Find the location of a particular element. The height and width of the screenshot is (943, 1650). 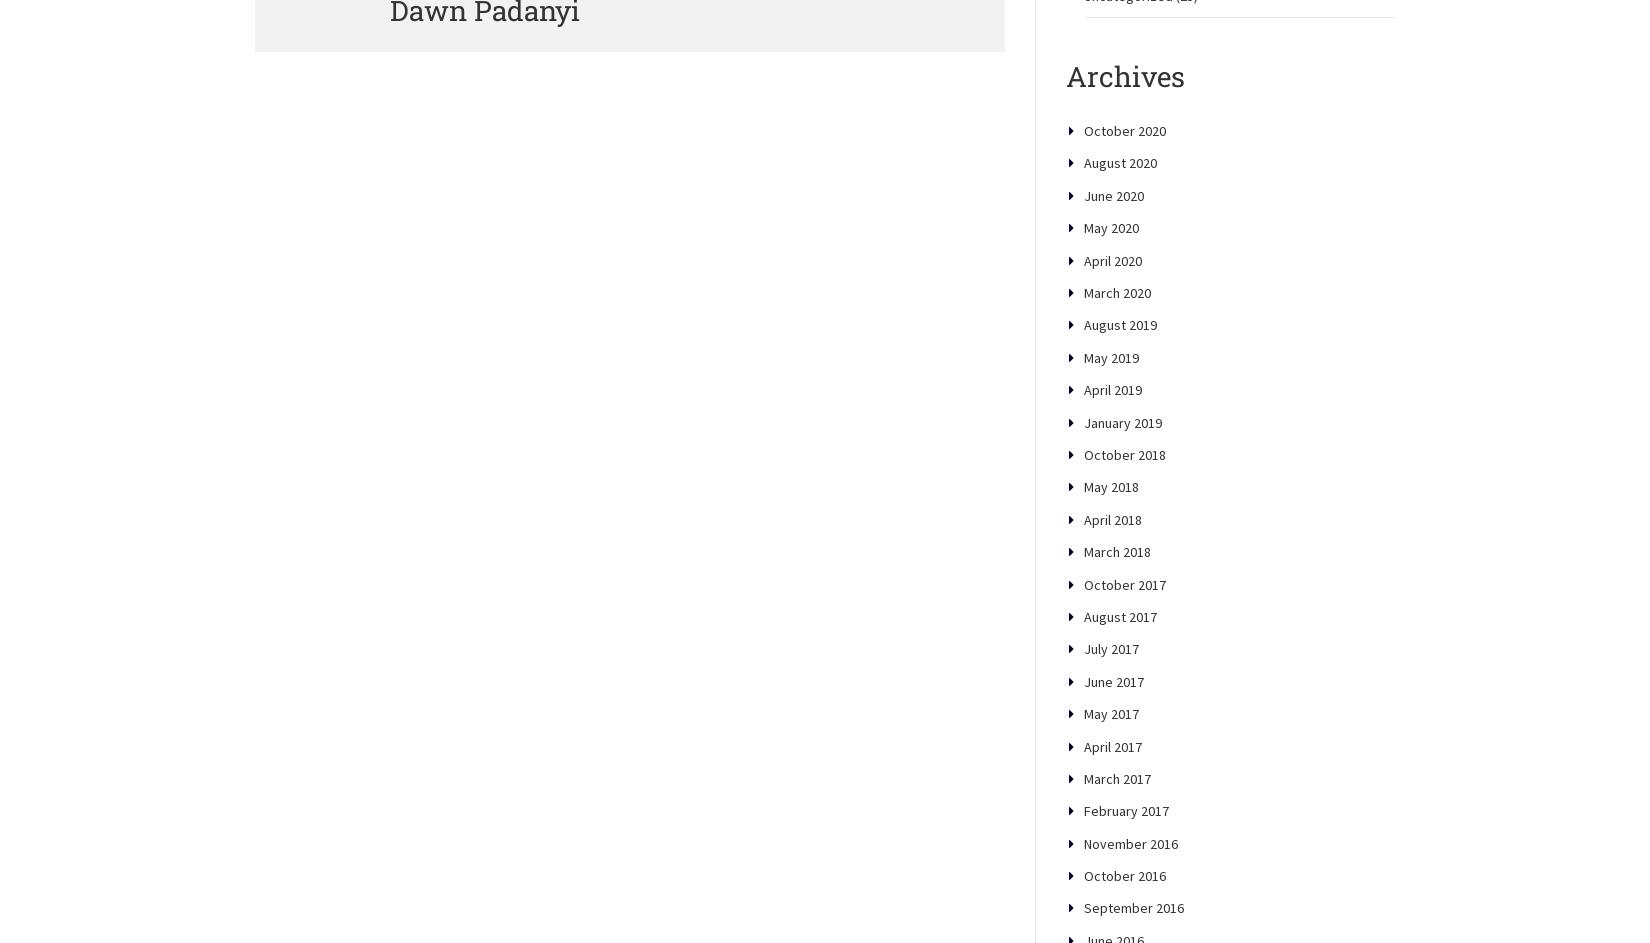

'April 2017' is located at coordinates (1112, 814).